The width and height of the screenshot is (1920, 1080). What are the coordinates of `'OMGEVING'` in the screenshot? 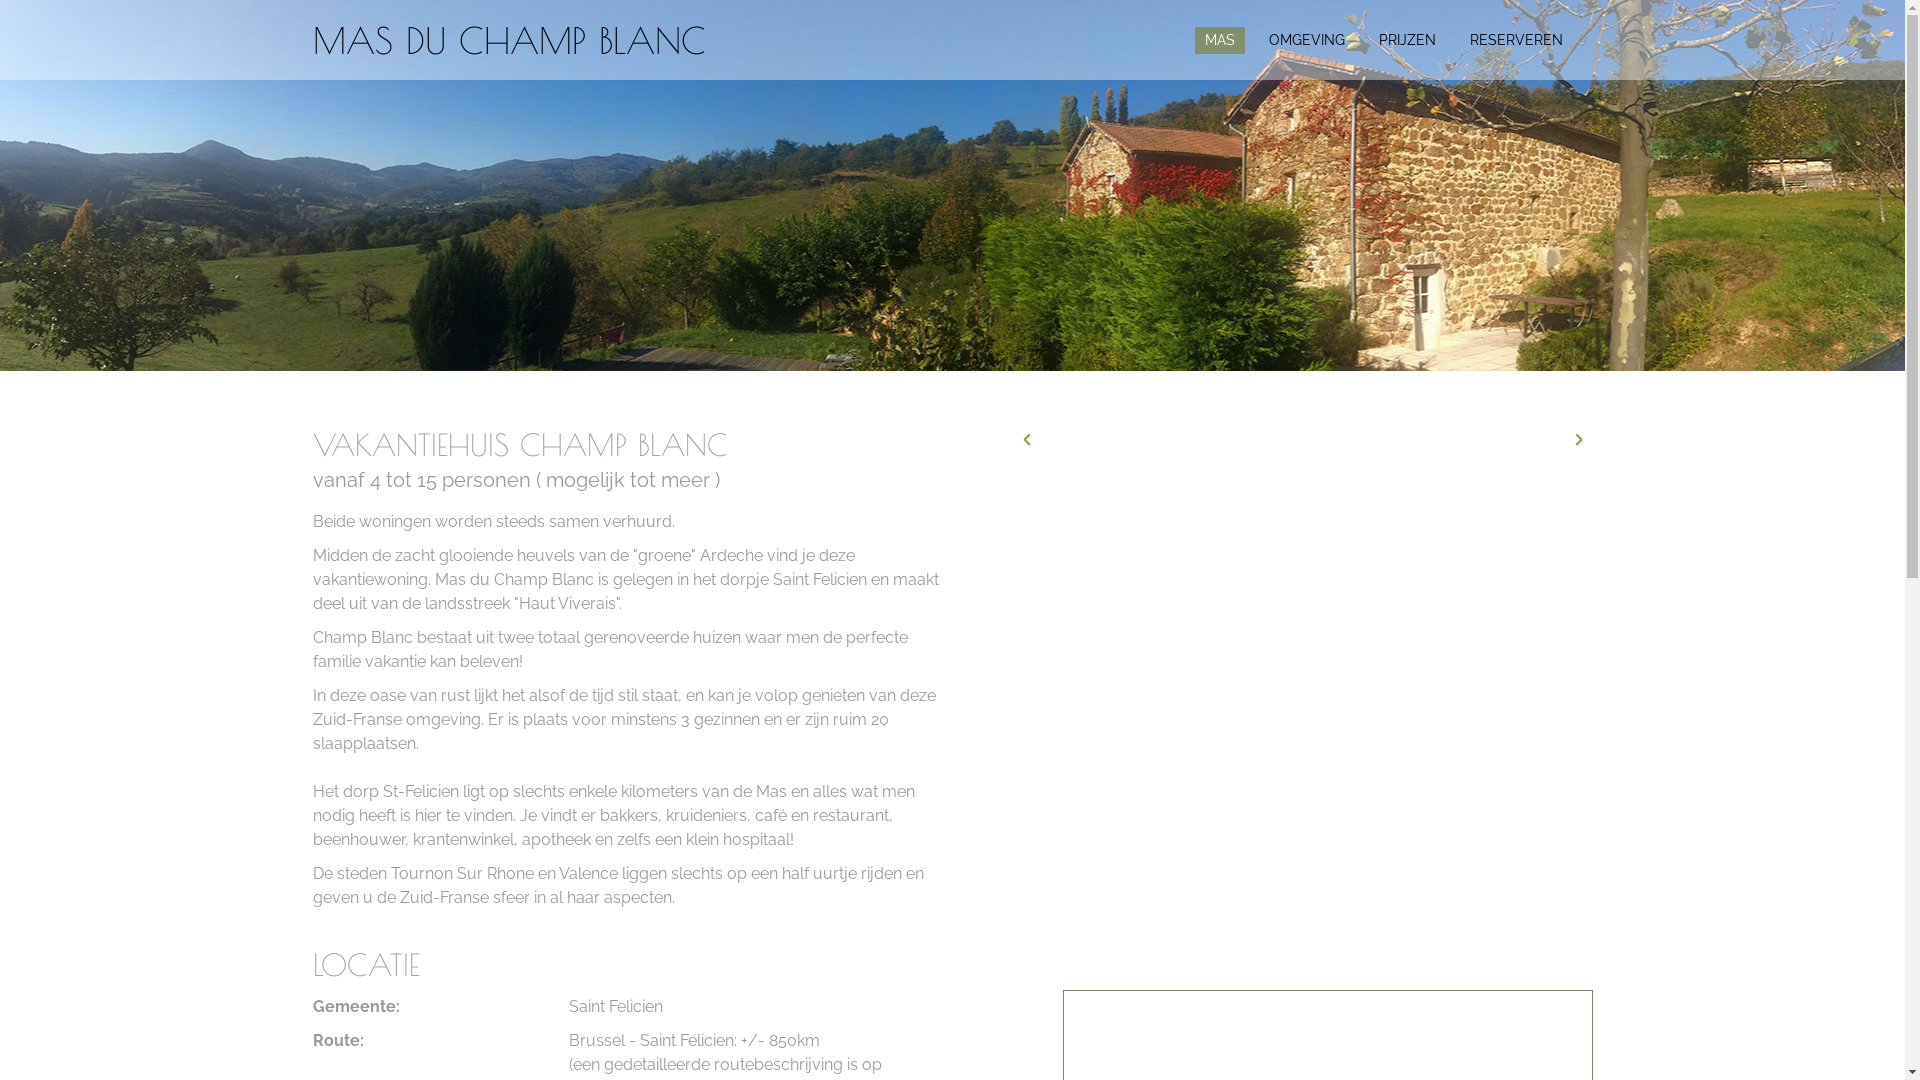 It's located at (1305, 40).